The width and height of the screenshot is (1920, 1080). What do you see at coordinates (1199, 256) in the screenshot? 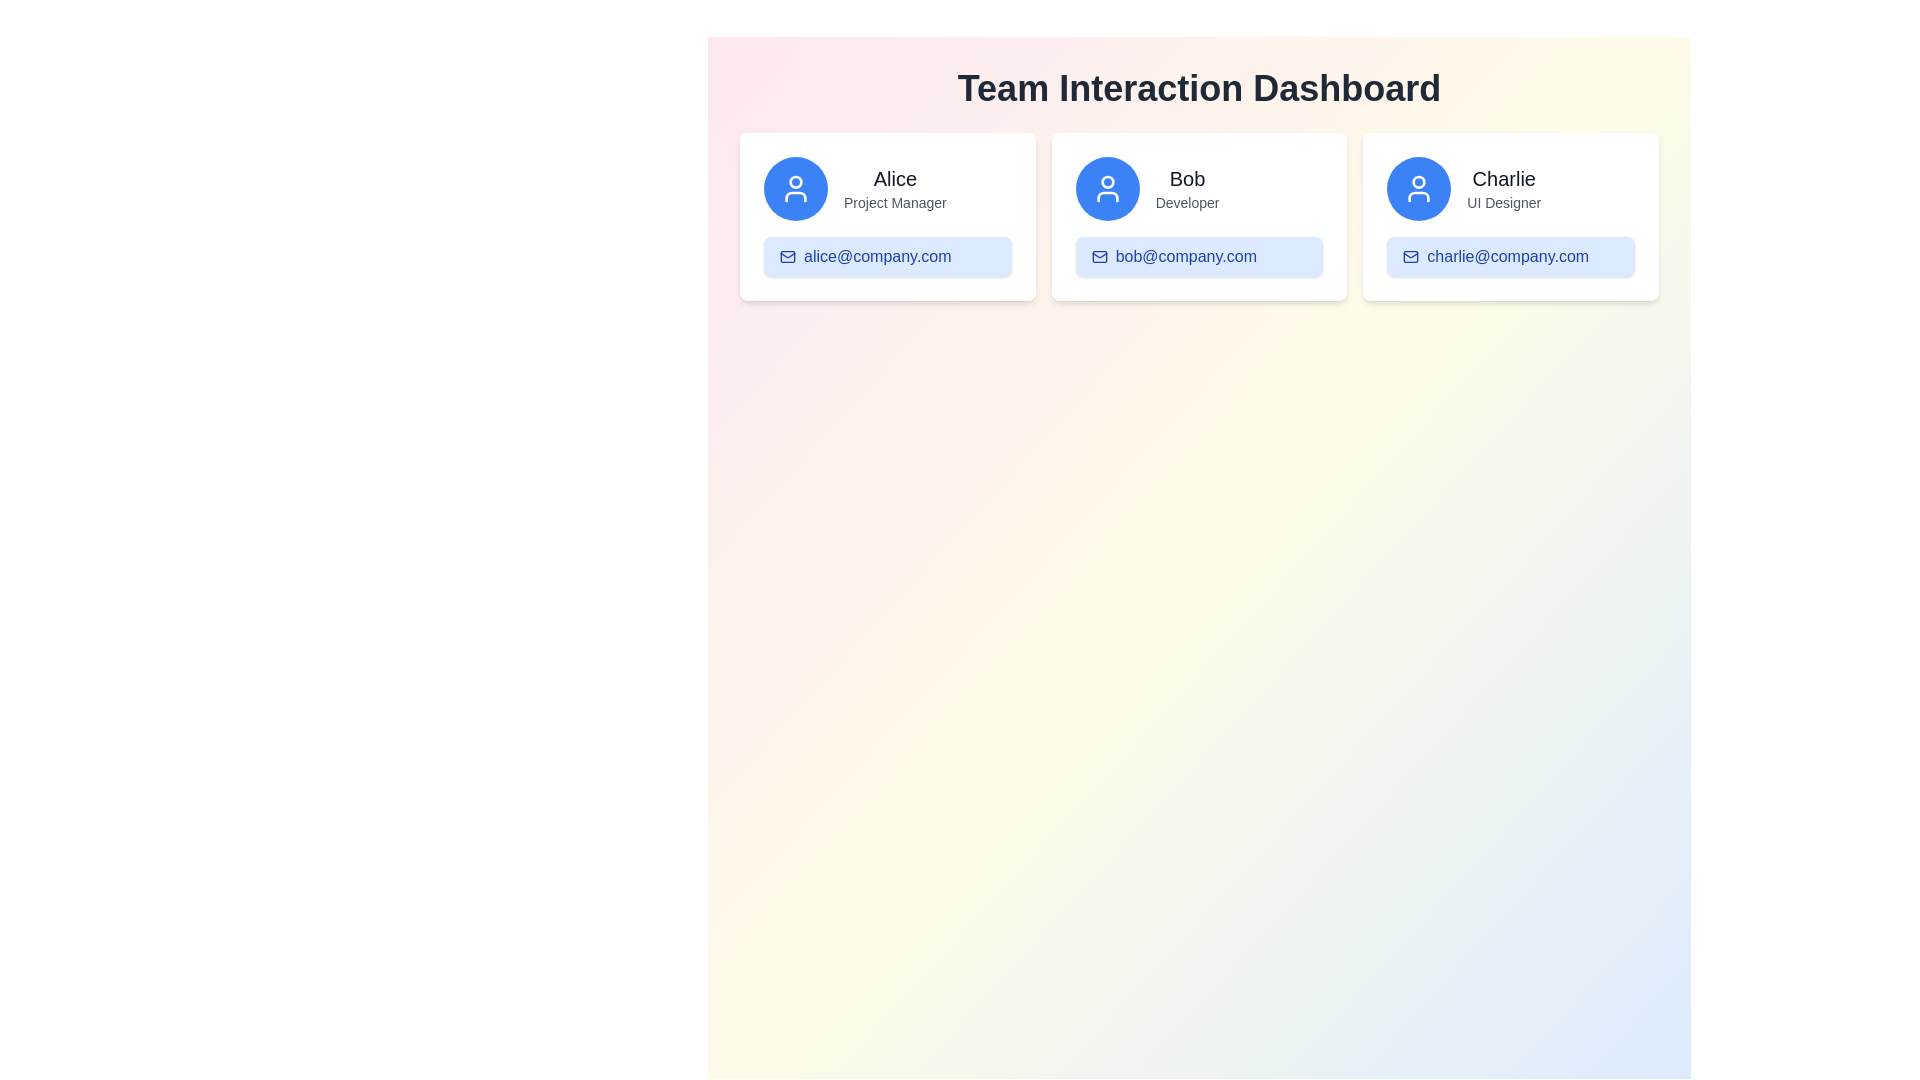
I see `the interactive email button located at the bottom of the 'Bob - Developer' card` at bounding box center [1199, 256].